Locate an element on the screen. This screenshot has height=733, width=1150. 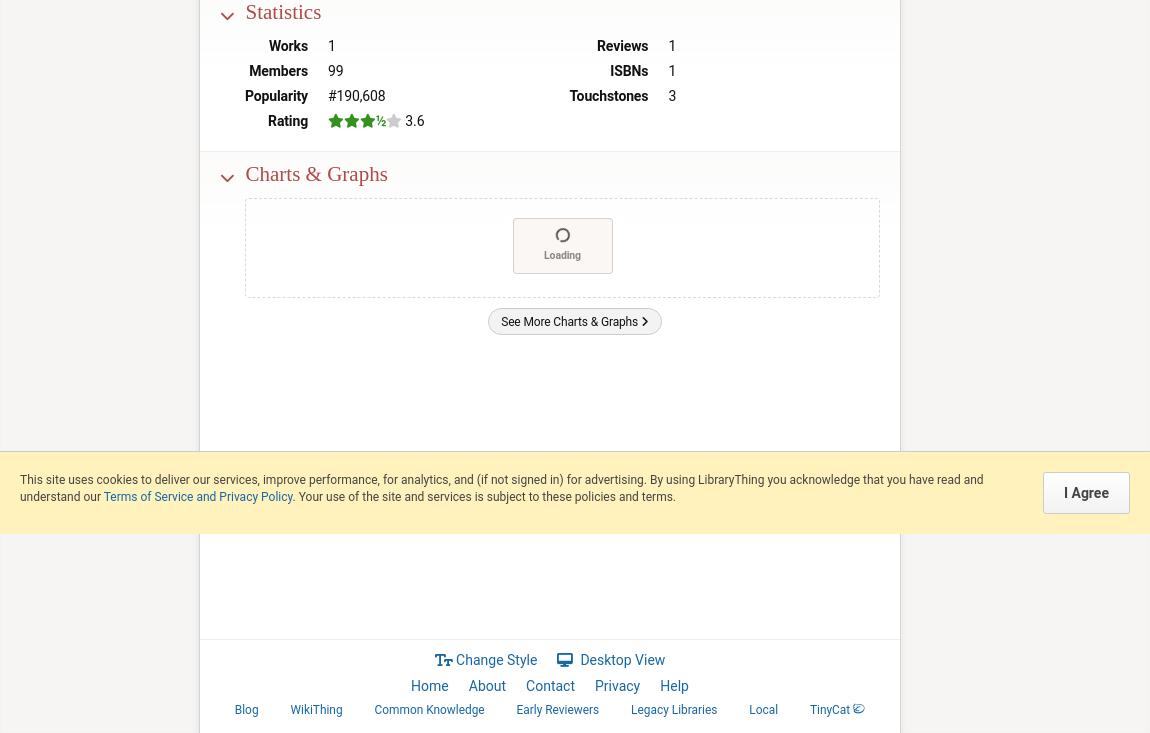
'#190,608' is located at coordinates (356, 94).